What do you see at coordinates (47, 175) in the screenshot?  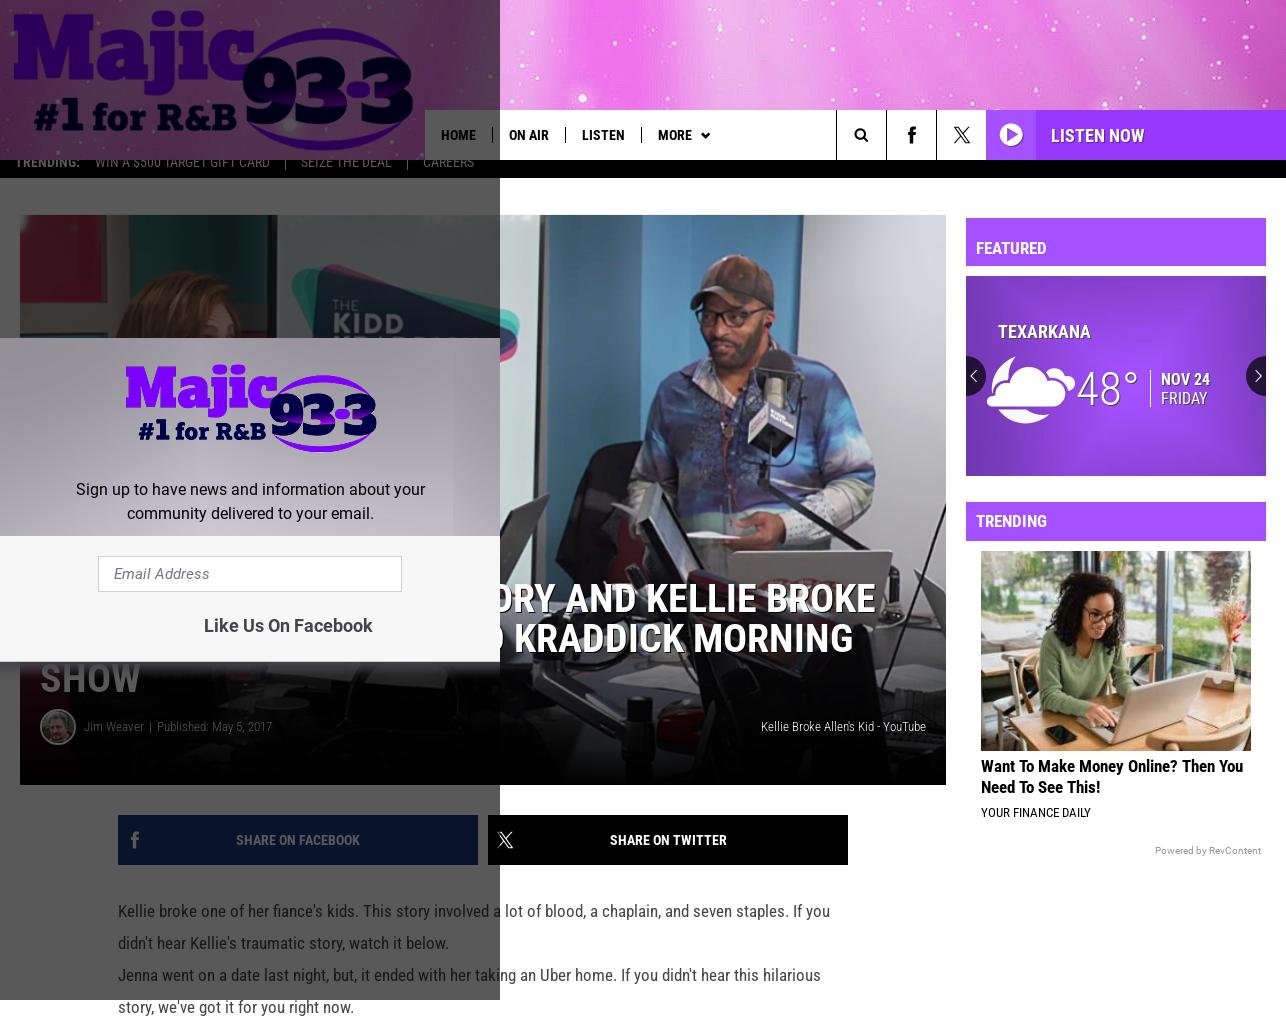 I see `'TRENDING:'` at bounding box center [47, 175].